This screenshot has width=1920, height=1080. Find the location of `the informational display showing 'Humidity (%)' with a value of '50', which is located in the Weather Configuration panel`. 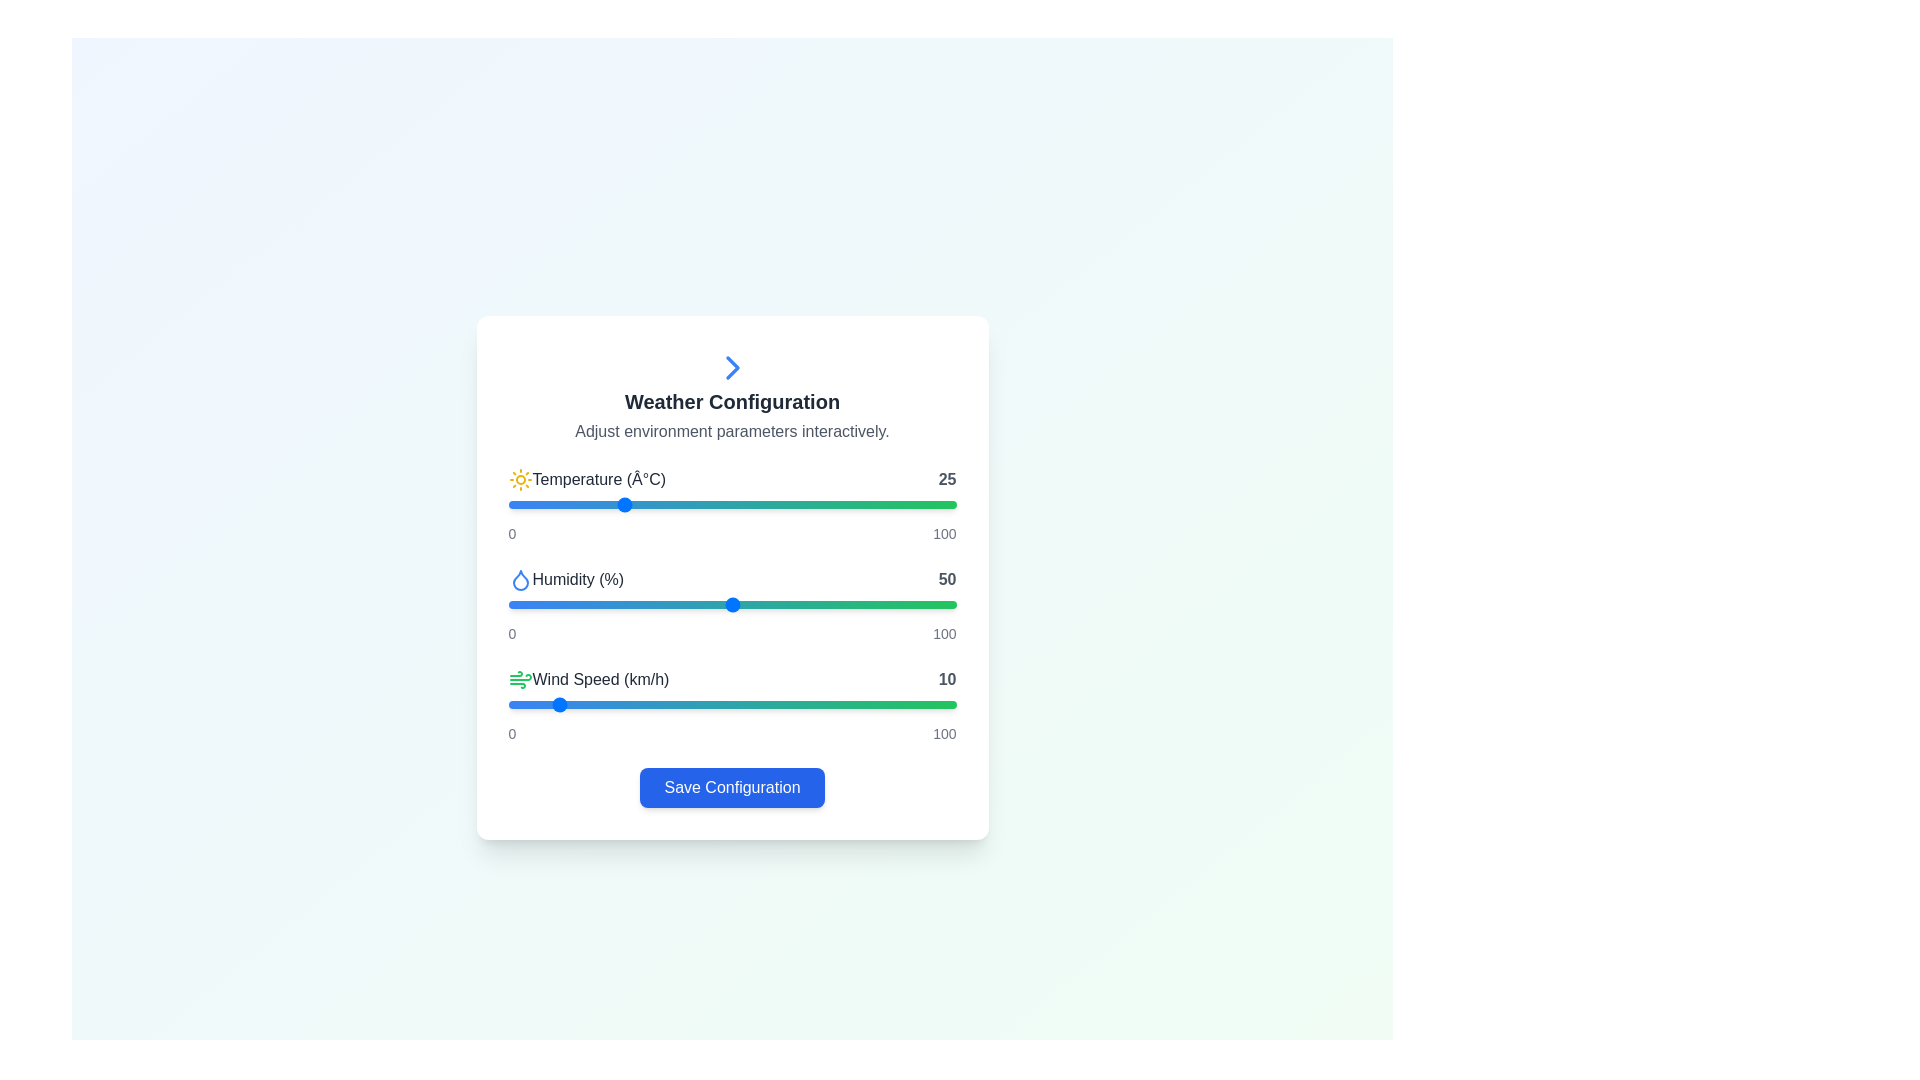

the informational display showing 'Humidity (%)' with a value of '50', which is located in the Weather Configuration panel is located at coordinates (731, 579).